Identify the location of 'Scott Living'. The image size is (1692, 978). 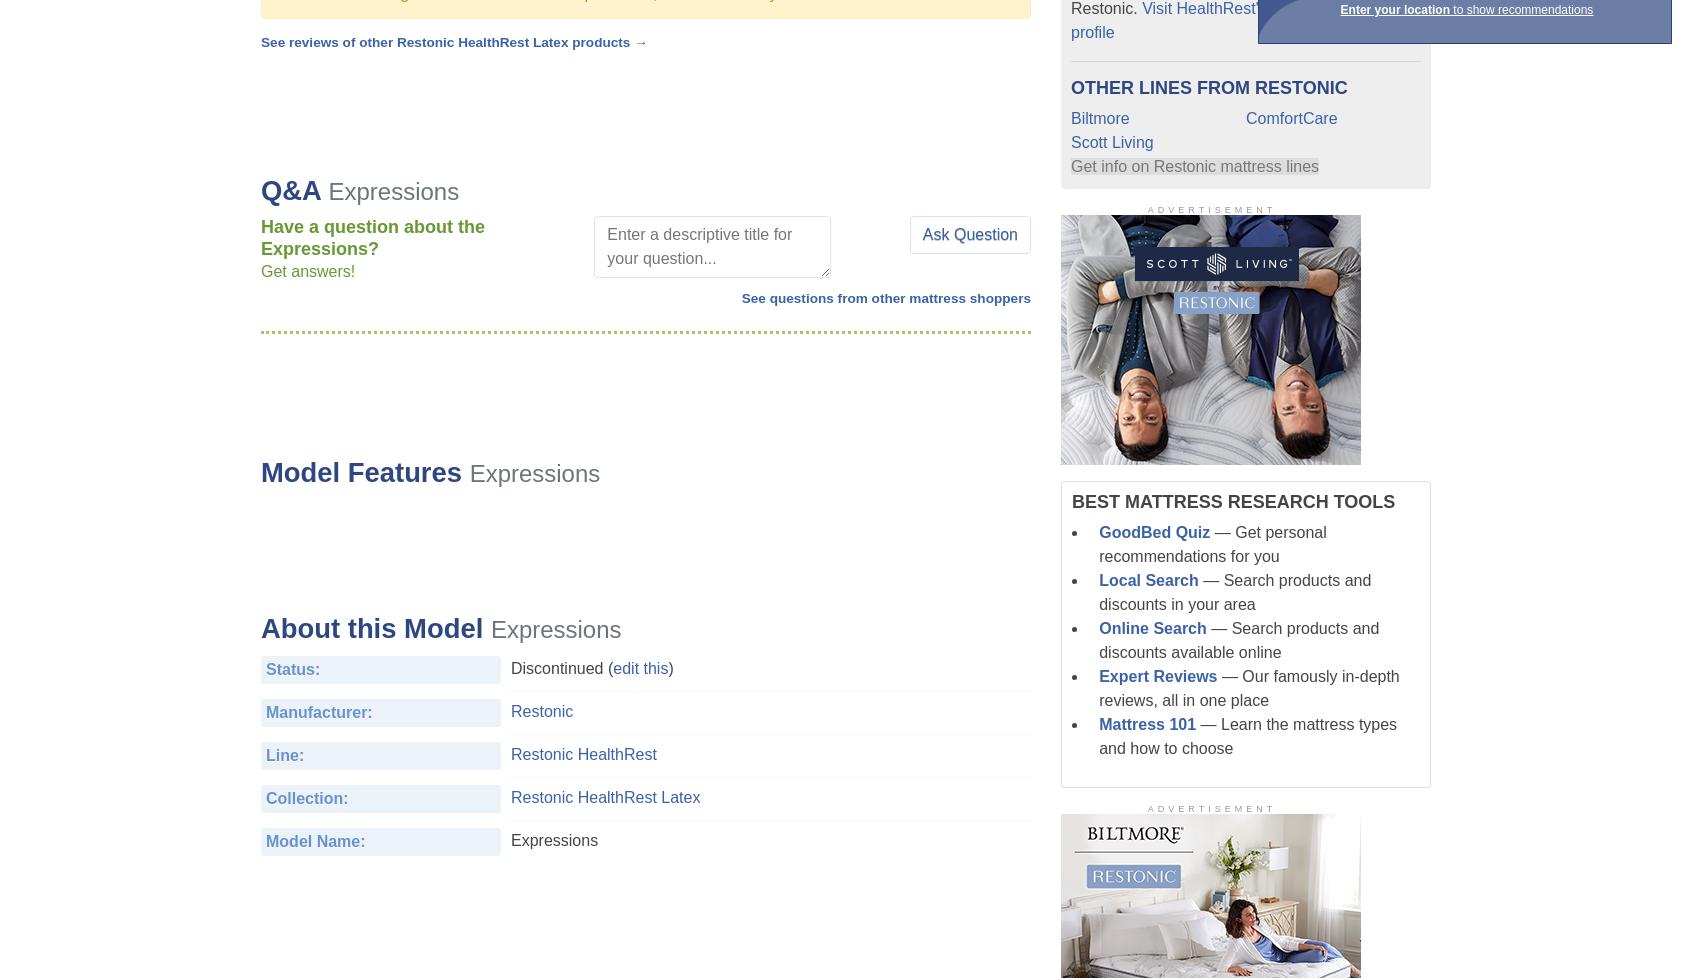
(1111, 141).